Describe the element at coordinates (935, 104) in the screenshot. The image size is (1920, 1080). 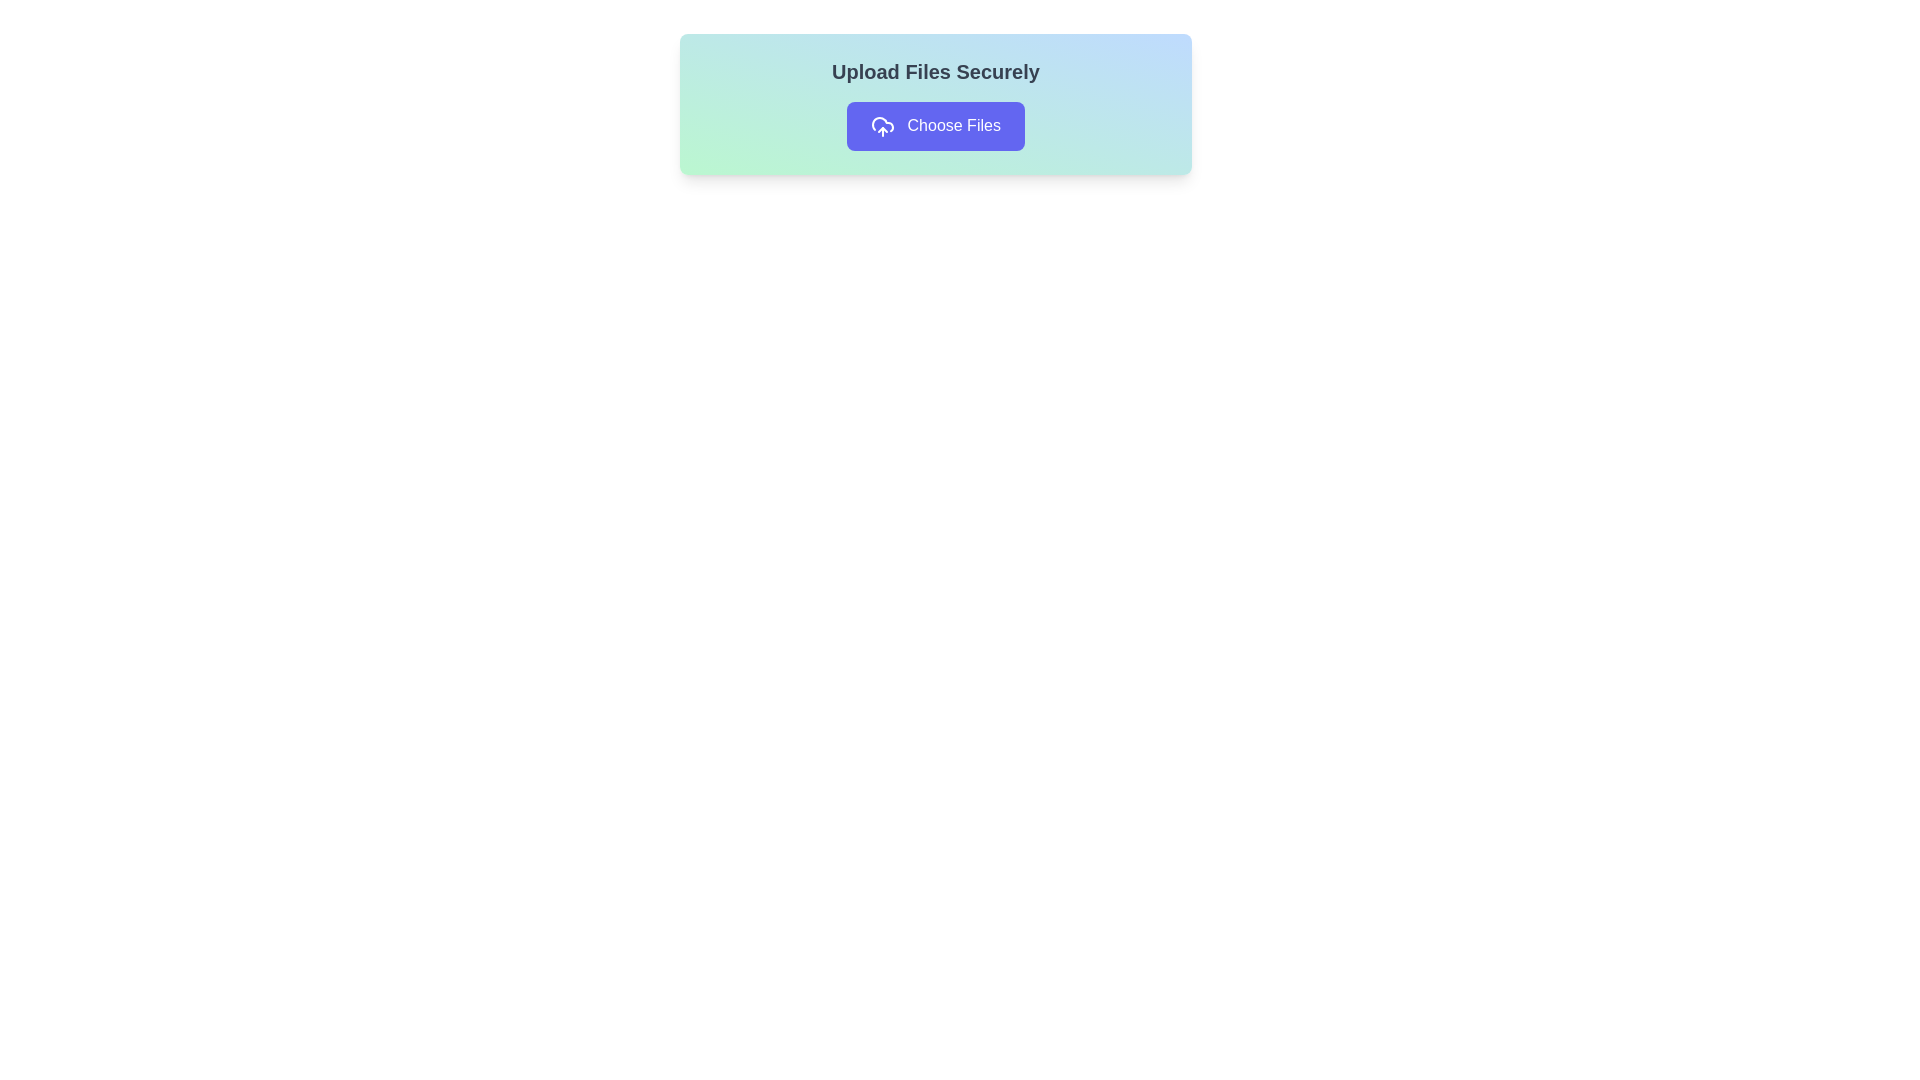
I see `the 'Choose Files' button in the call-to-action component titled 'Upload Files Securely'` at that location.